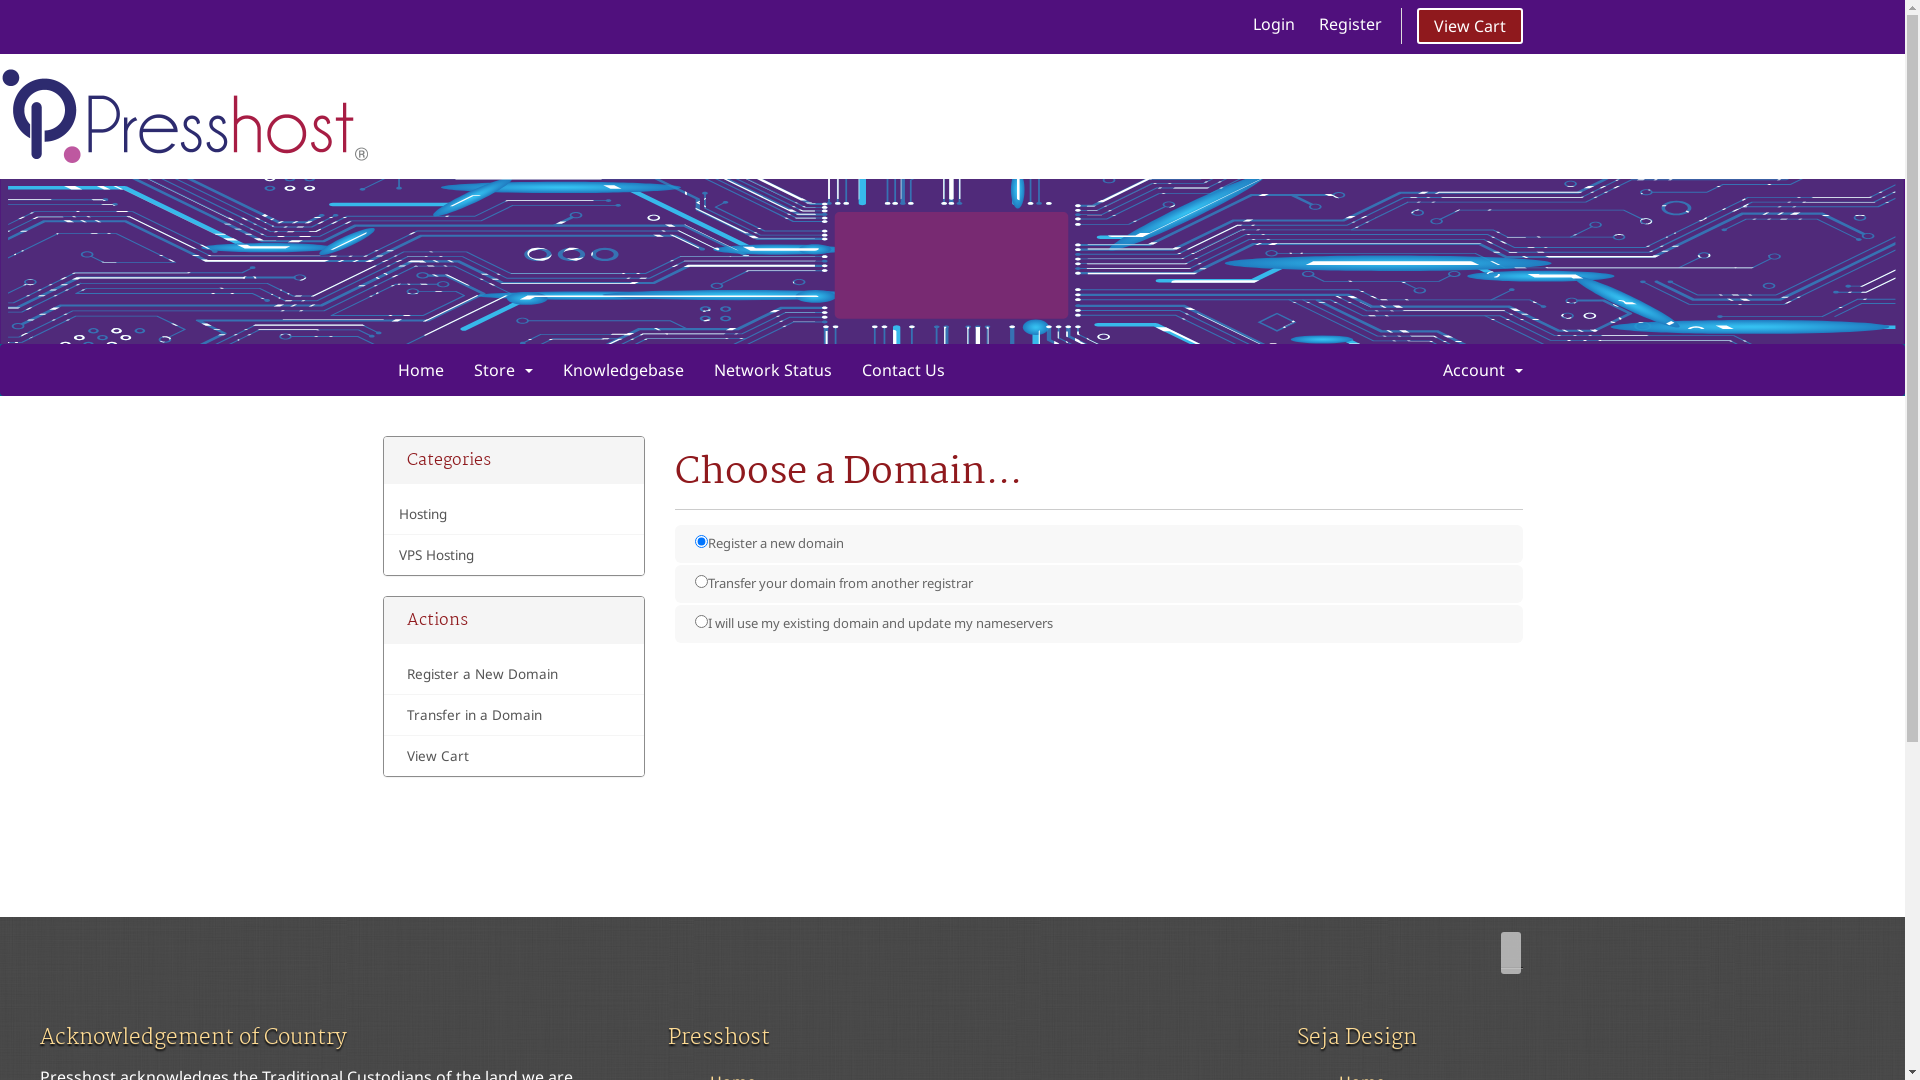 The height and width of the screenshot is (1080, 1920). What do you see at coordinates (622, 370) in the screenshot?
I see `'Knowledgebase'` at bounding box center [622, 370].